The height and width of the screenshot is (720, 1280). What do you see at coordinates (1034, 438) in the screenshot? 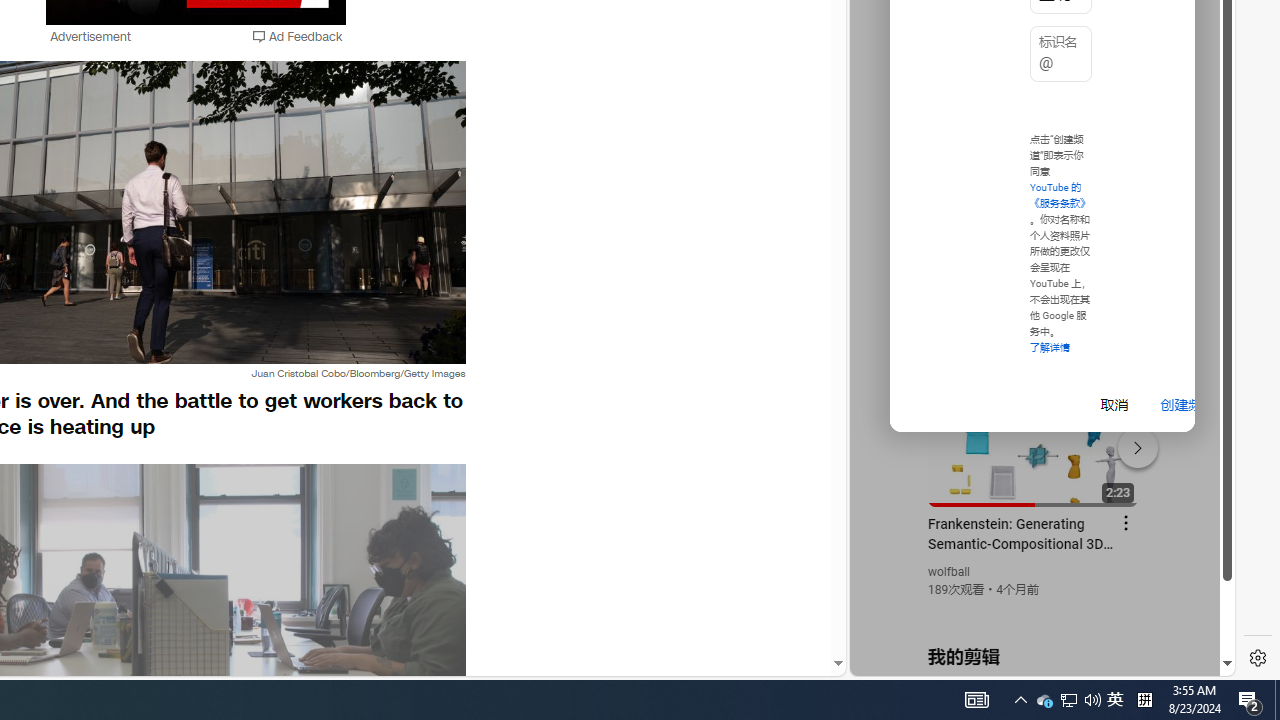
I see `'#you'` at bounding box center [1034, 438].